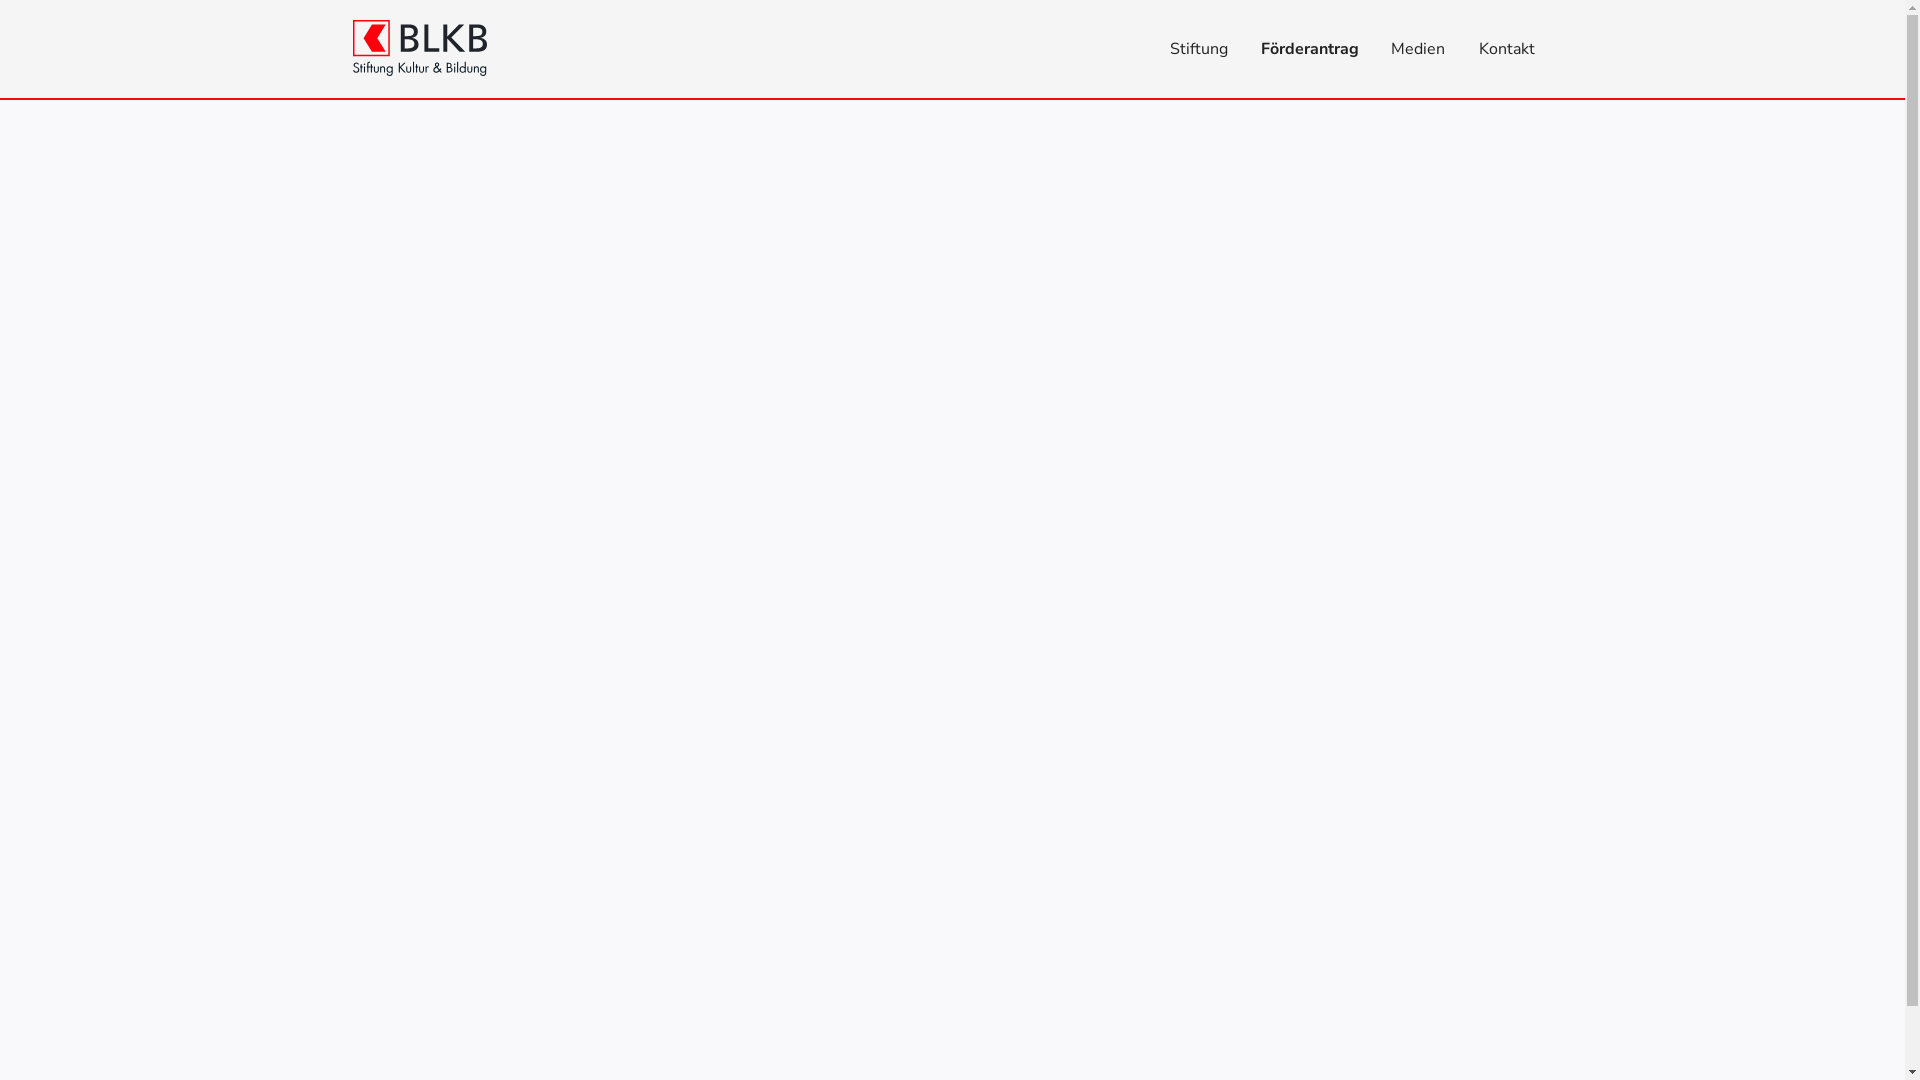  Describe the element at coordinates (1416, 46) in the screenshot. I see `'Medien'` at that location.